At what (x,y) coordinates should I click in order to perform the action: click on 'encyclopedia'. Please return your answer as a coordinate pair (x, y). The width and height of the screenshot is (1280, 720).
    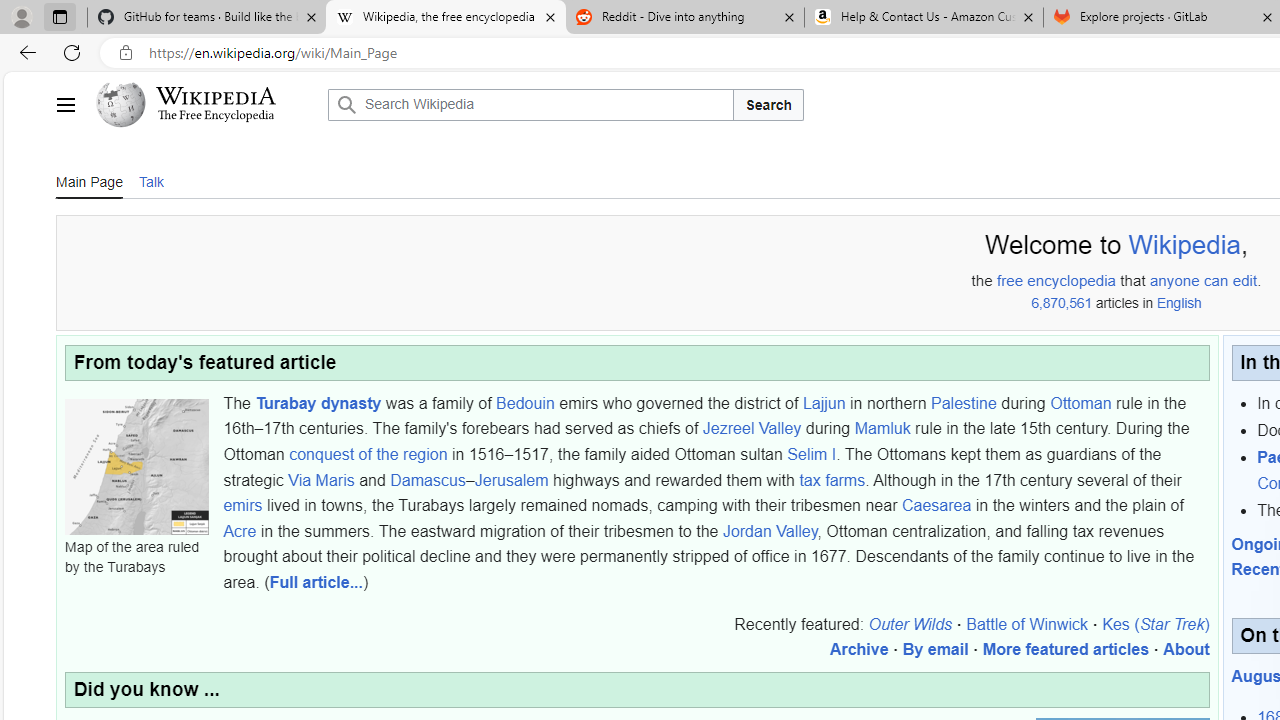
    Looking at the image, I should click on (1071, 281).